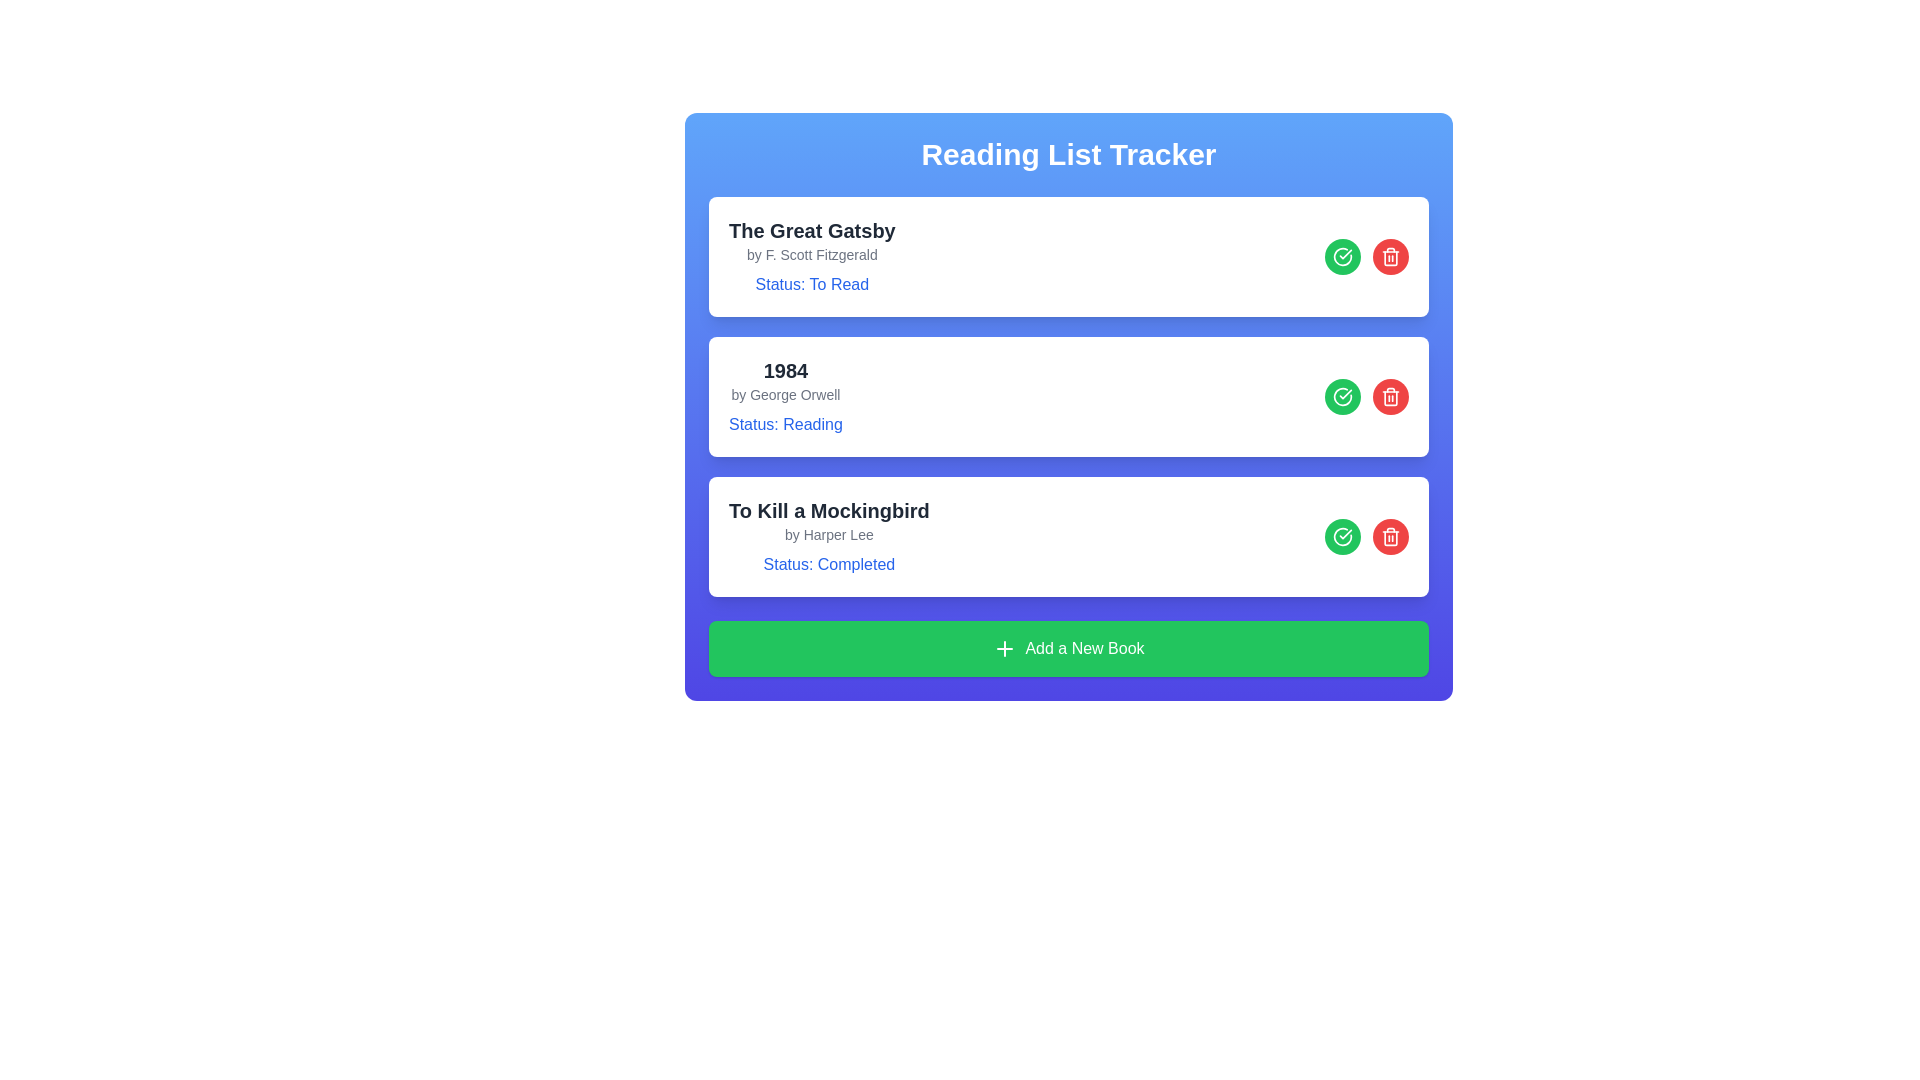  Describe the element at coordinates (784, 397) in the screenshot. I see `the reading status of the book entry displaying '1984' by George Orwell in the Reading List Tracker interface` at that location.